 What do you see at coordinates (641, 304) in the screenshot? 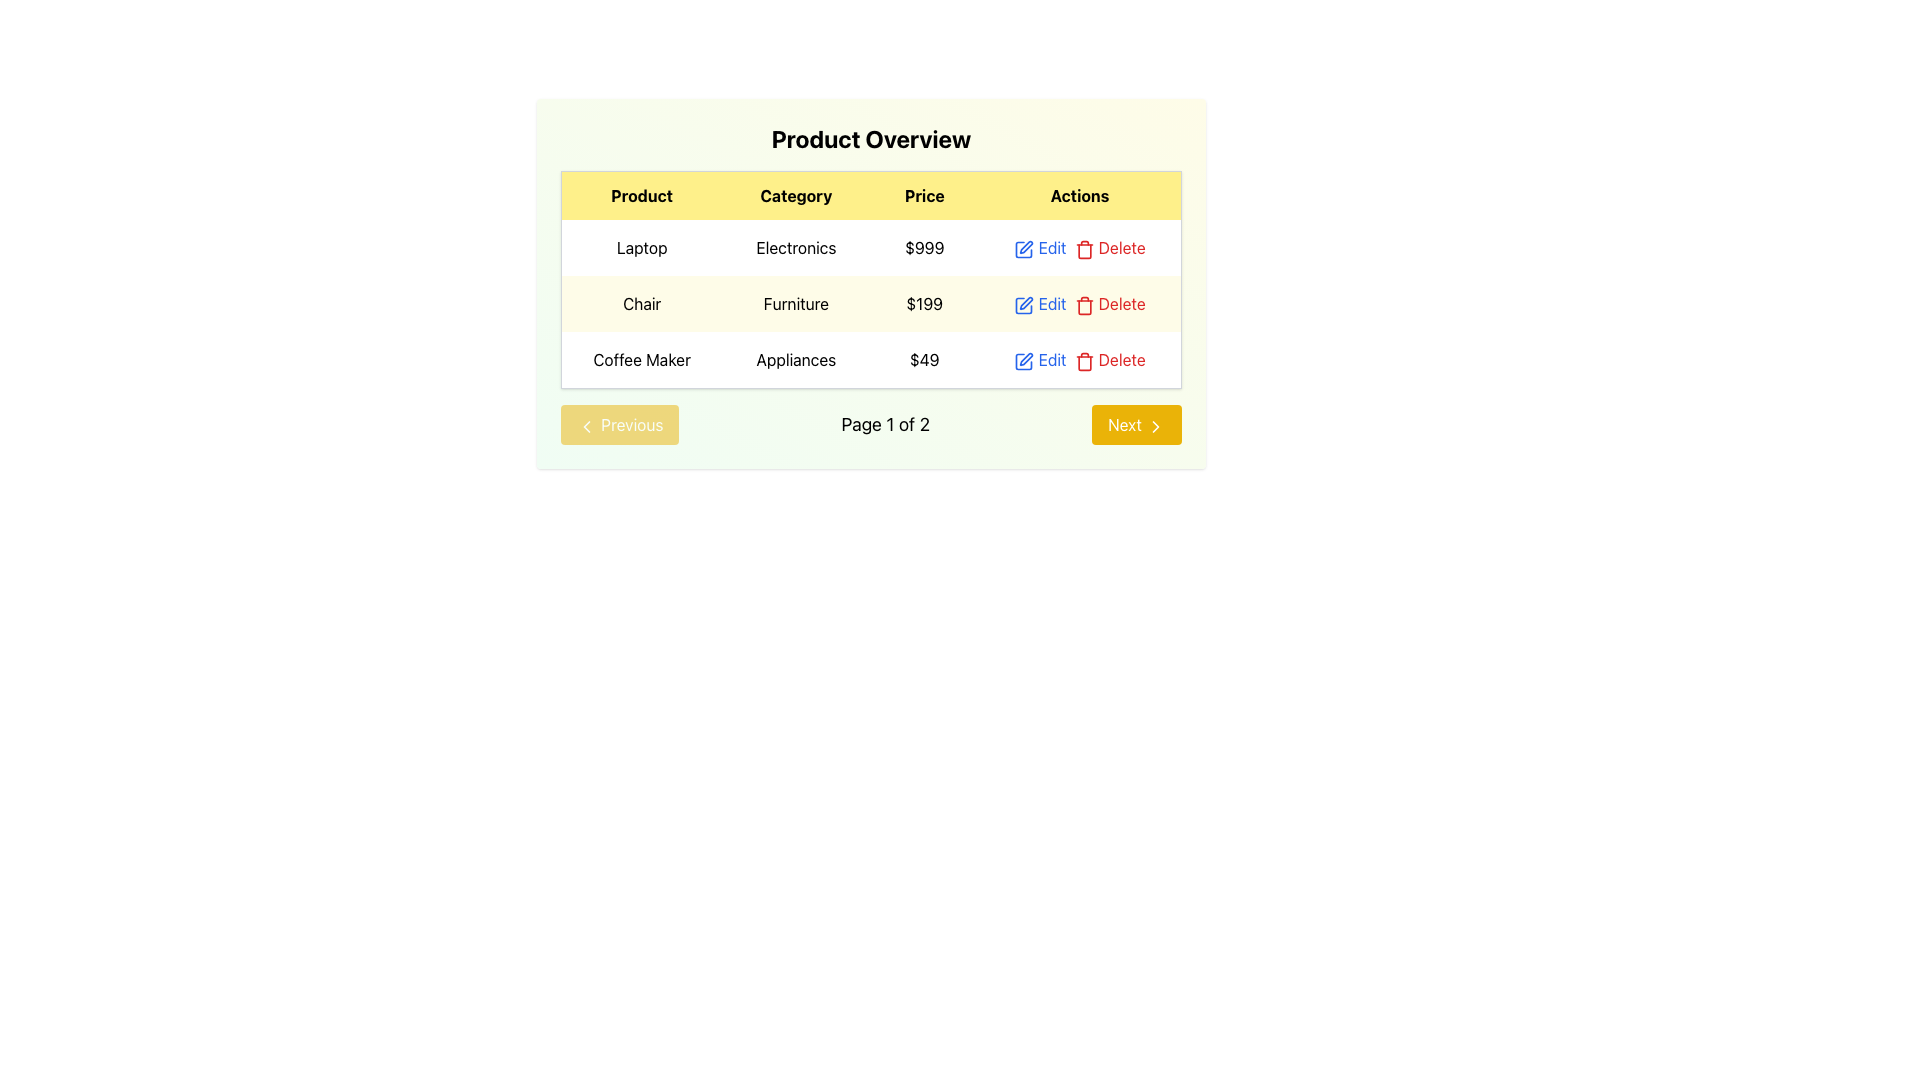
I see `the product name label in the second row of the table under the 'Product' column, which displays the product name` at bounding box center [641, 304].